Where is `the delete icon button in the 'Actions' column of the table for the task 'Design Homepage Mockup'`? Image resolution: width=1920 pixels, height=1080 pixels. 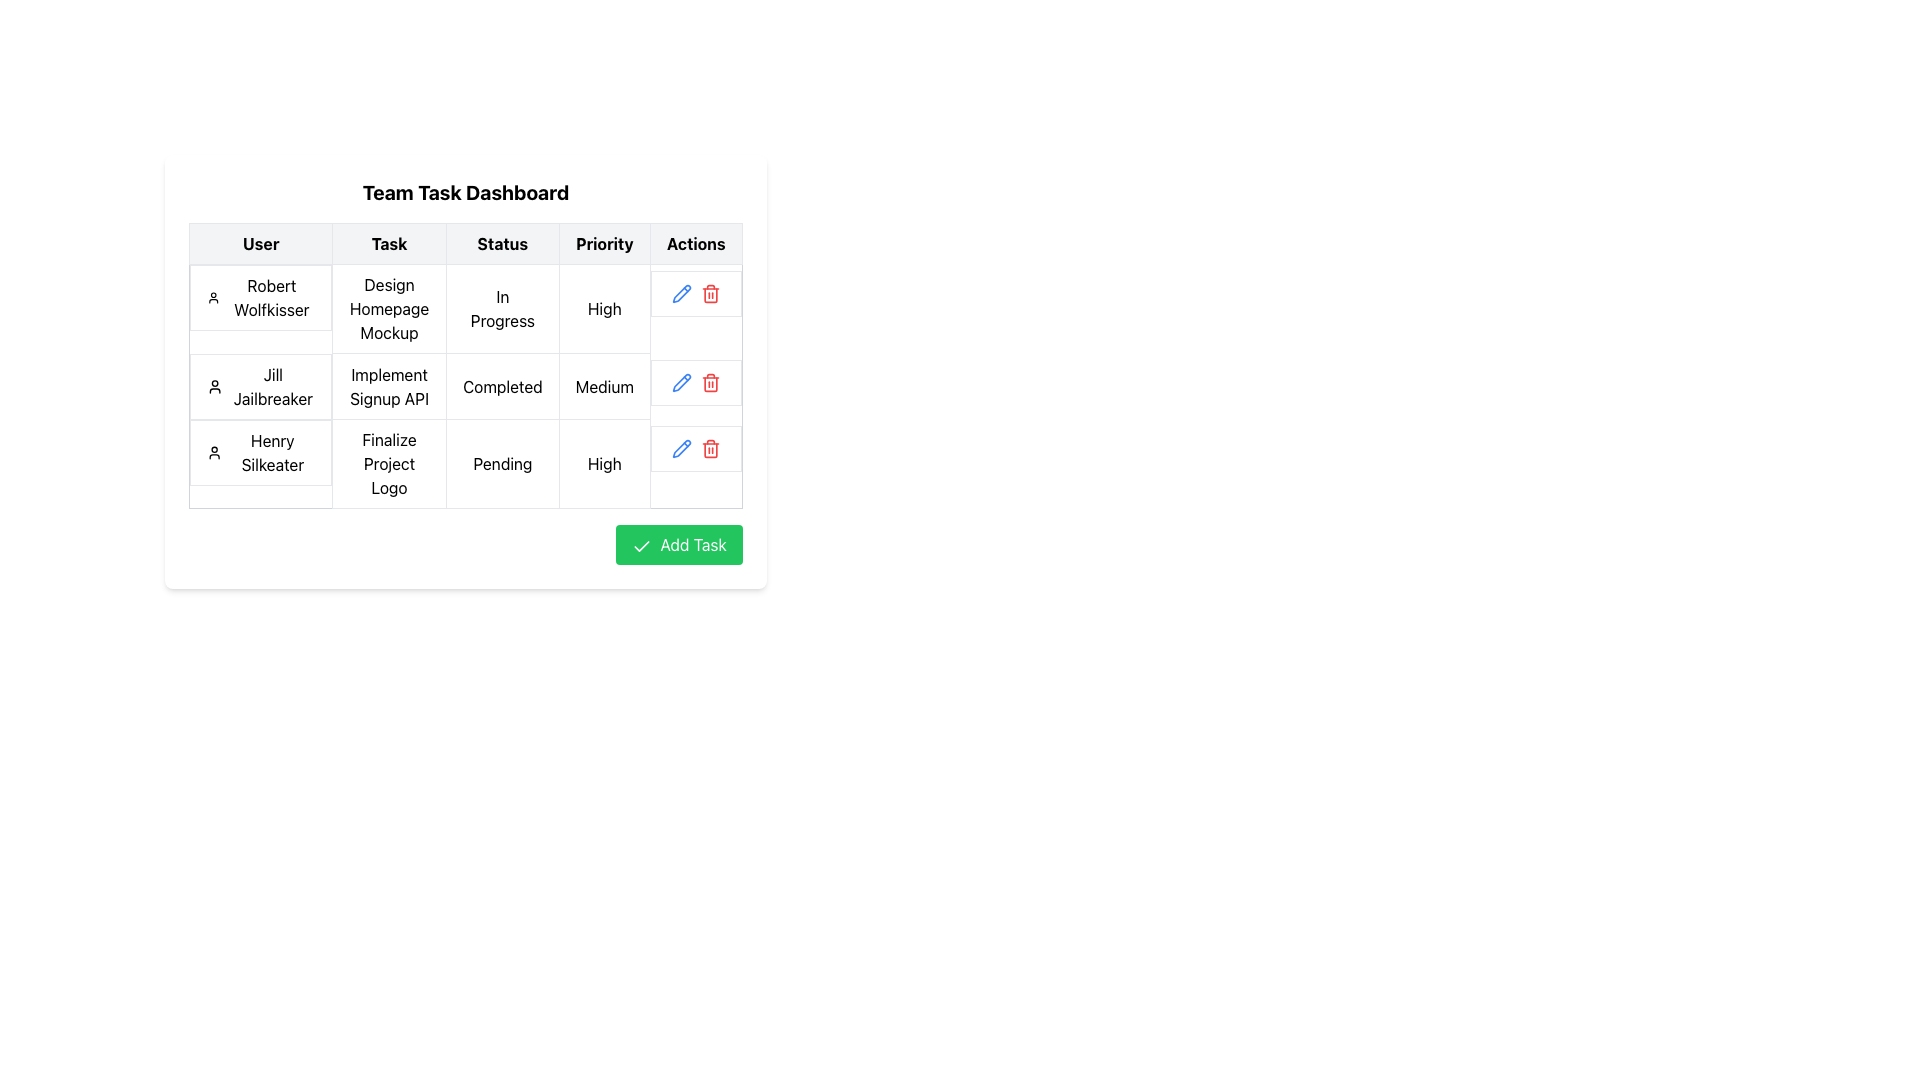 the delete icon button in the 'Actions' column of the table for the task 'Design Homepage Mockup' is located at coordinates (710, 447).